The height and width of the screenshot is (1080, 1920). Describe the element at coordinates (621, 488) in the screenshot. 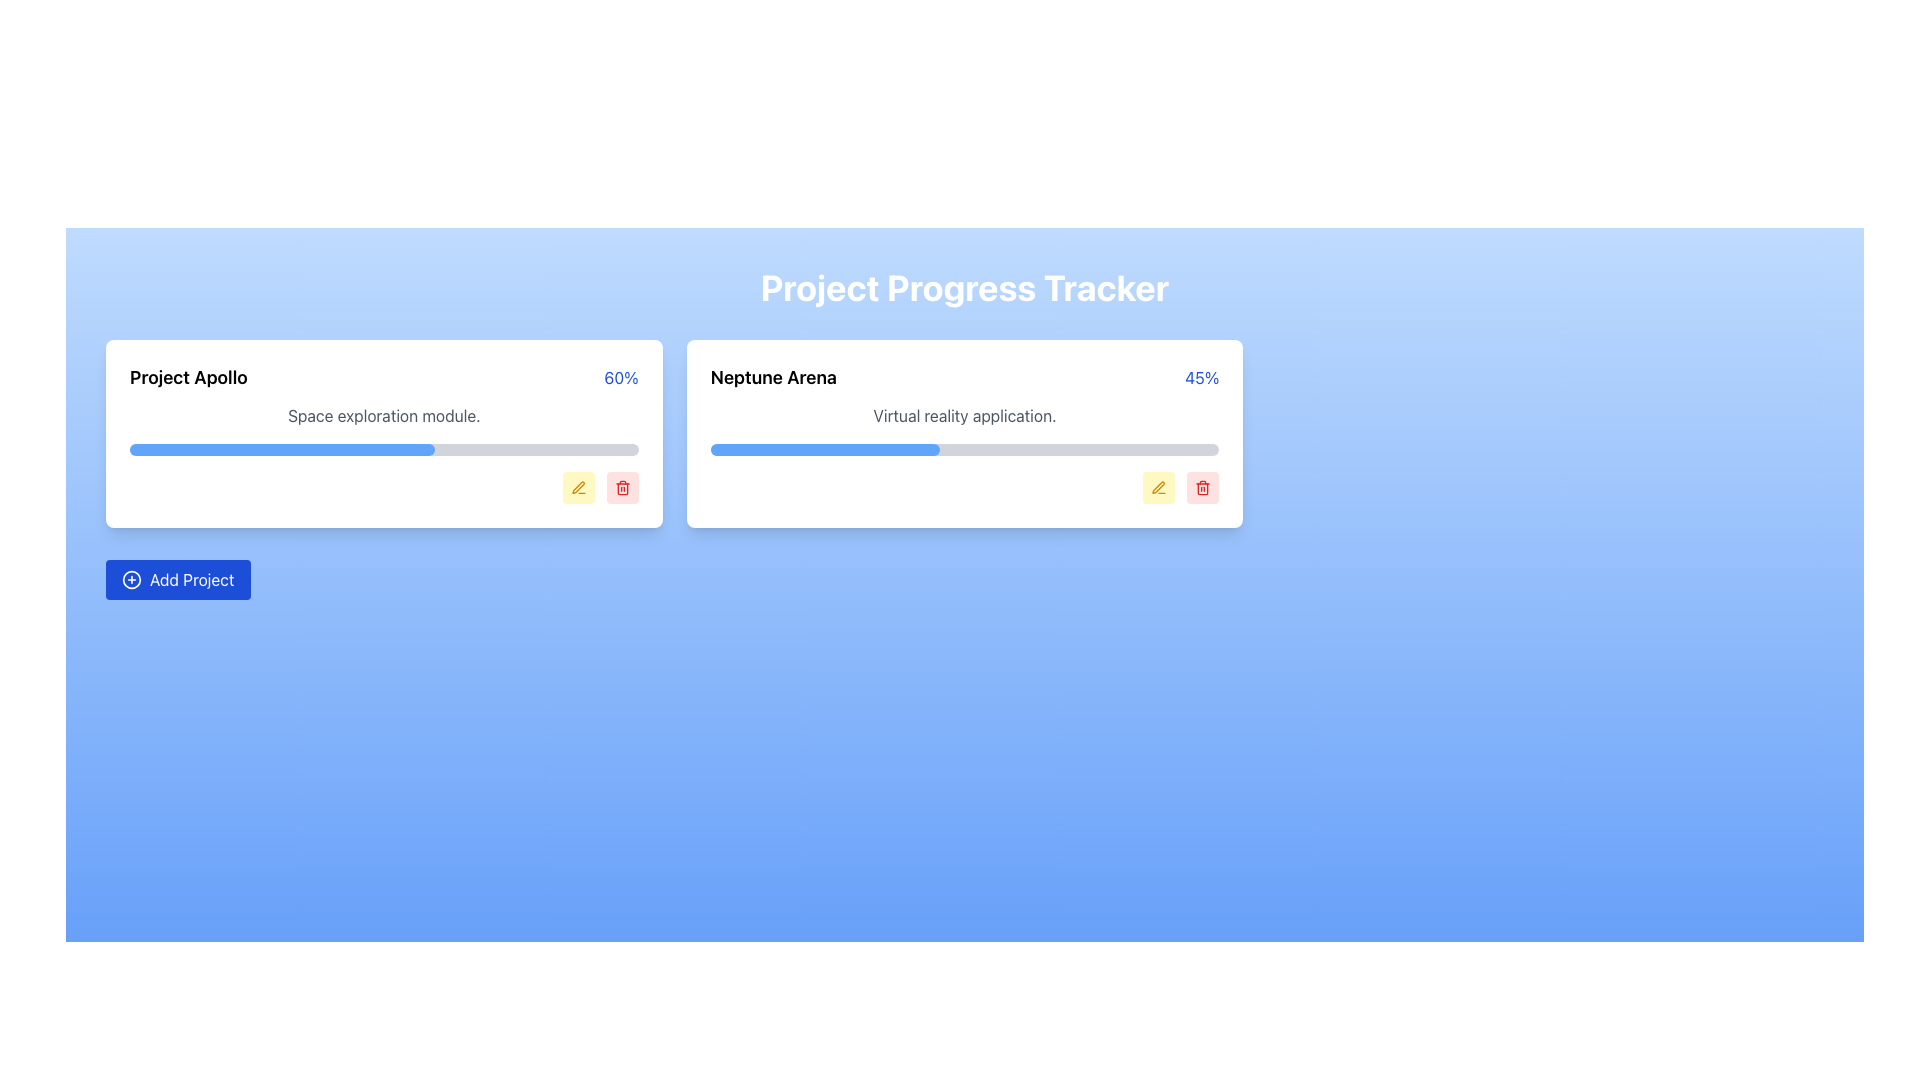

I see `the trash icon button located at the bottom-right corner of the 'Project Apollo' card to trigger visual feedback` at that location.